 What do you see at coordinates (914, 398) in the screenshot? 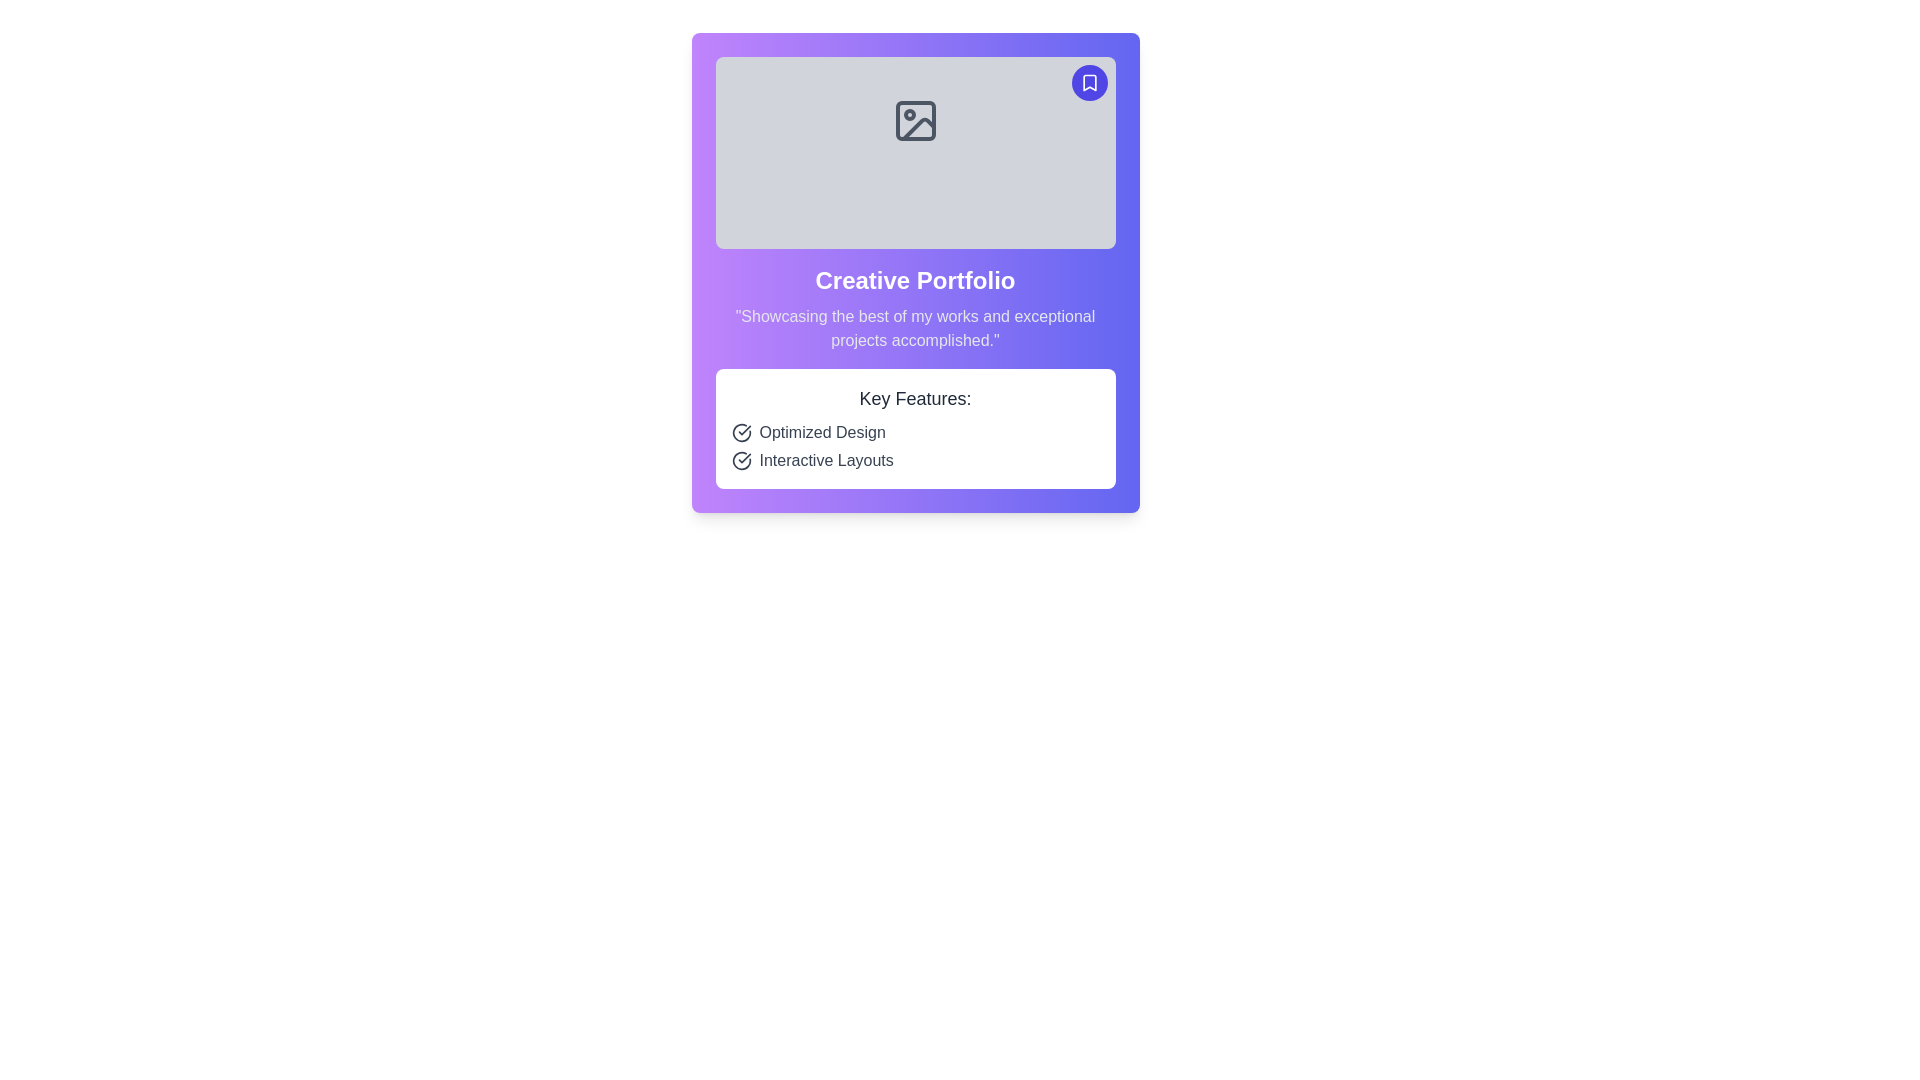
I see `the text label displaying 'Key Features:' which is styled in a larger bold font within a white rectangular section of a purple card layout` at bounding box center [914, 398].